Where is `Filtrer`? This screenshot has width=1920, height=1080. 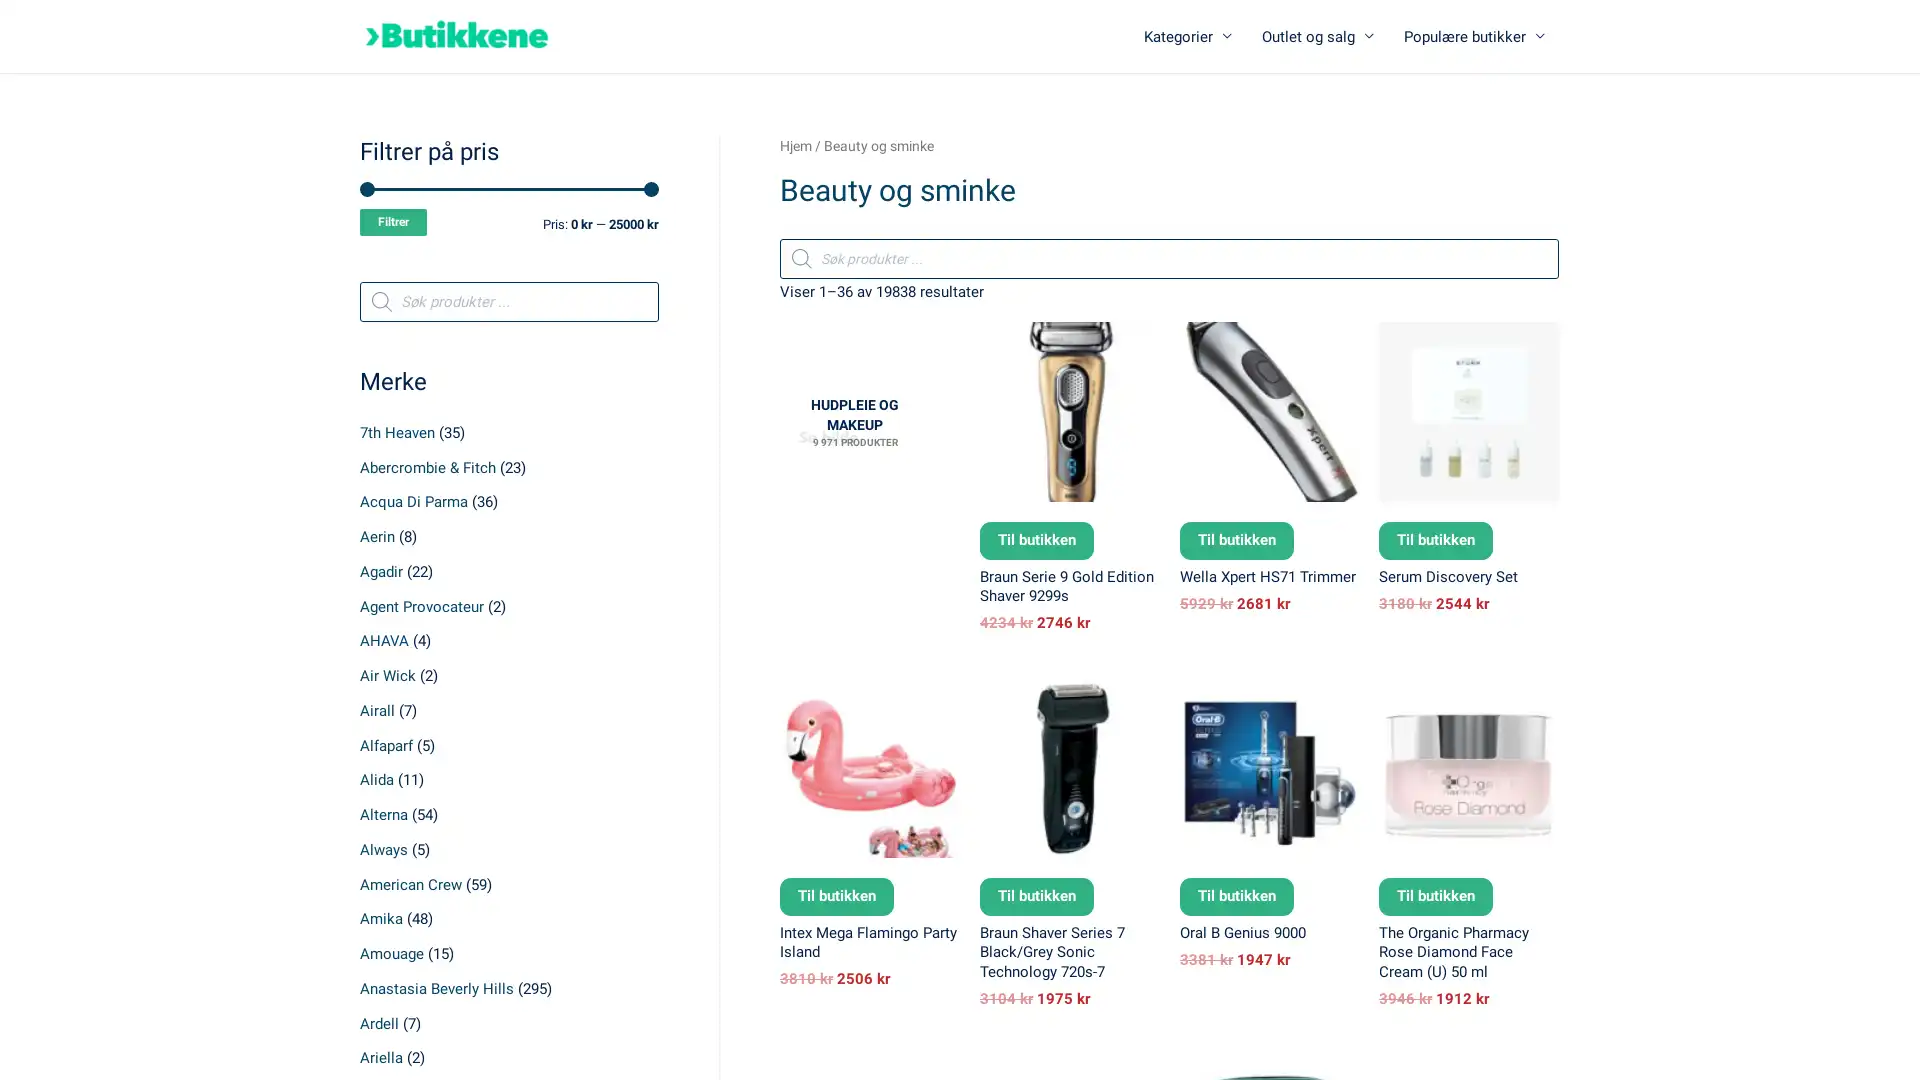
Filtrer is located at coordinates (393, 222).